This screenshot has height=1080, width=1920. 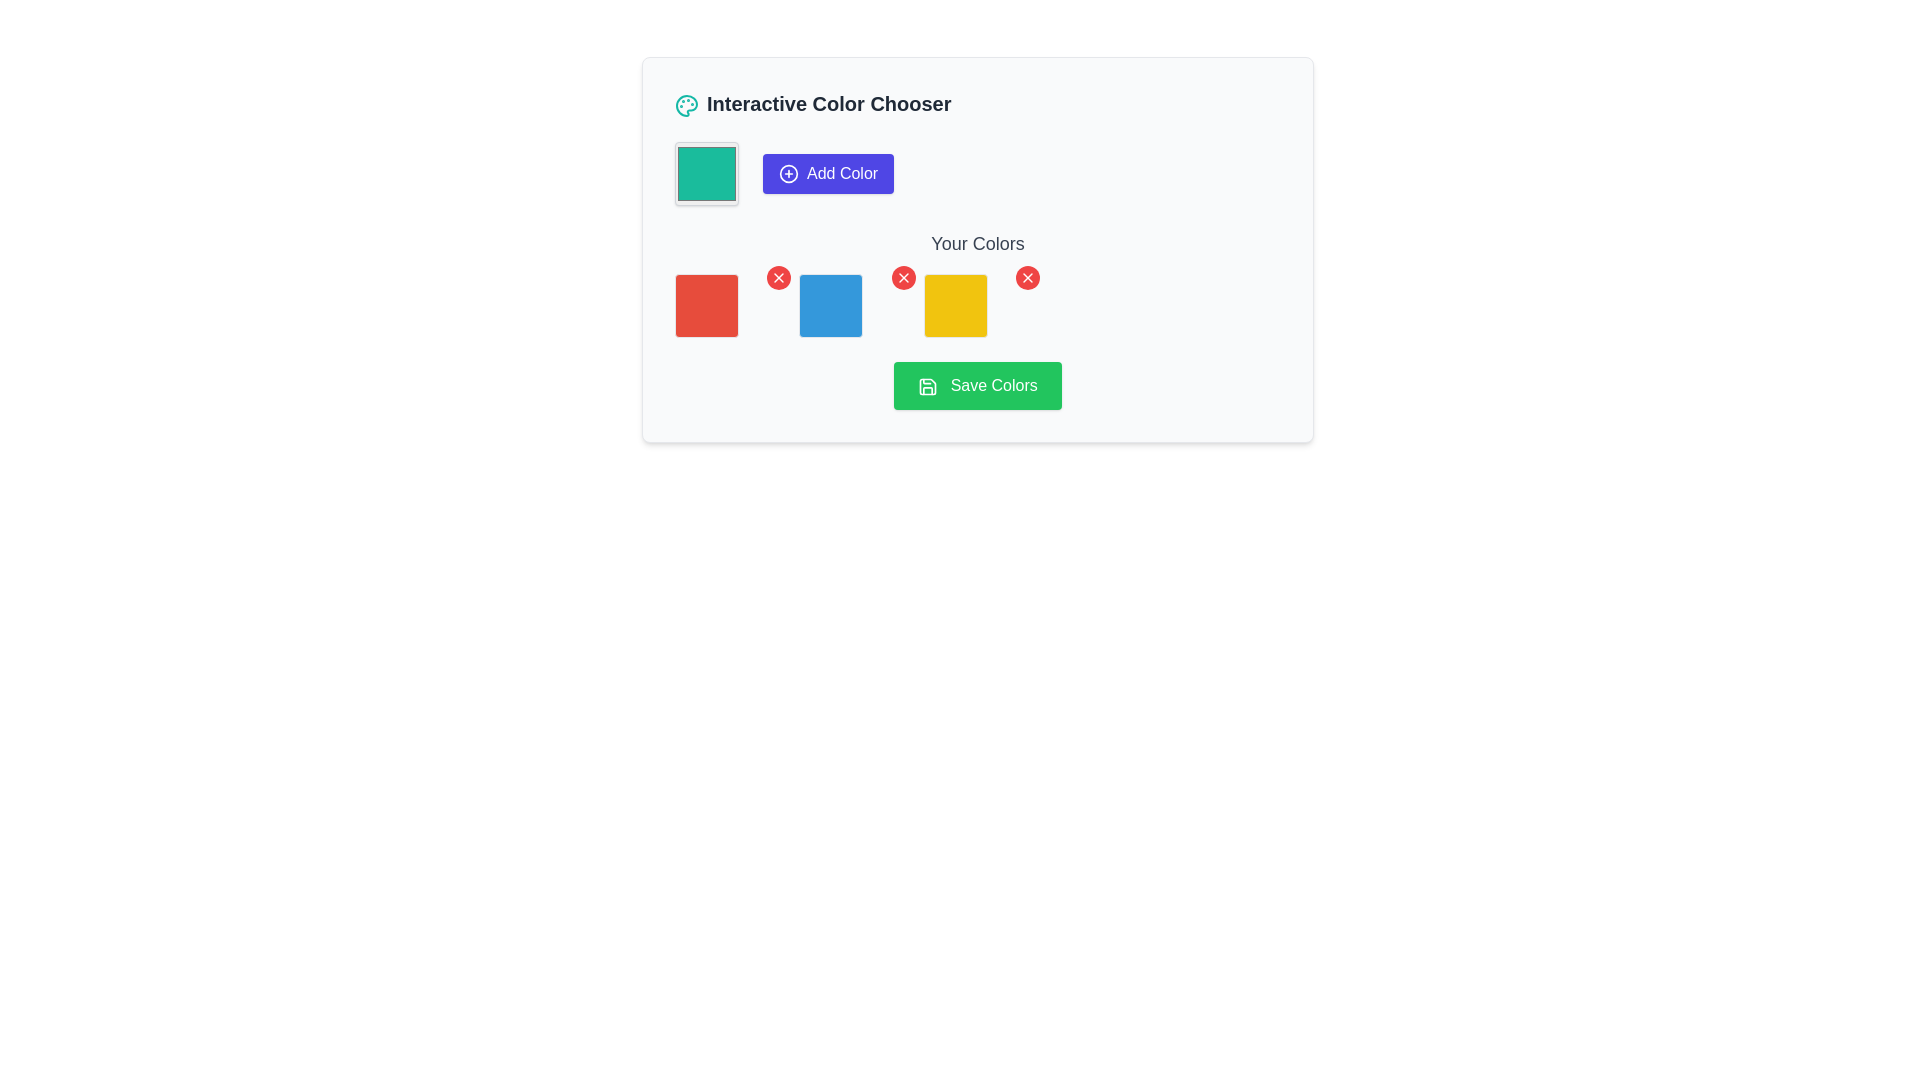 I want to click on the second square color display placeholder in the 'Your Colors' section, which is positioned between a red square and a yellow square, so click(x=831, y=305).